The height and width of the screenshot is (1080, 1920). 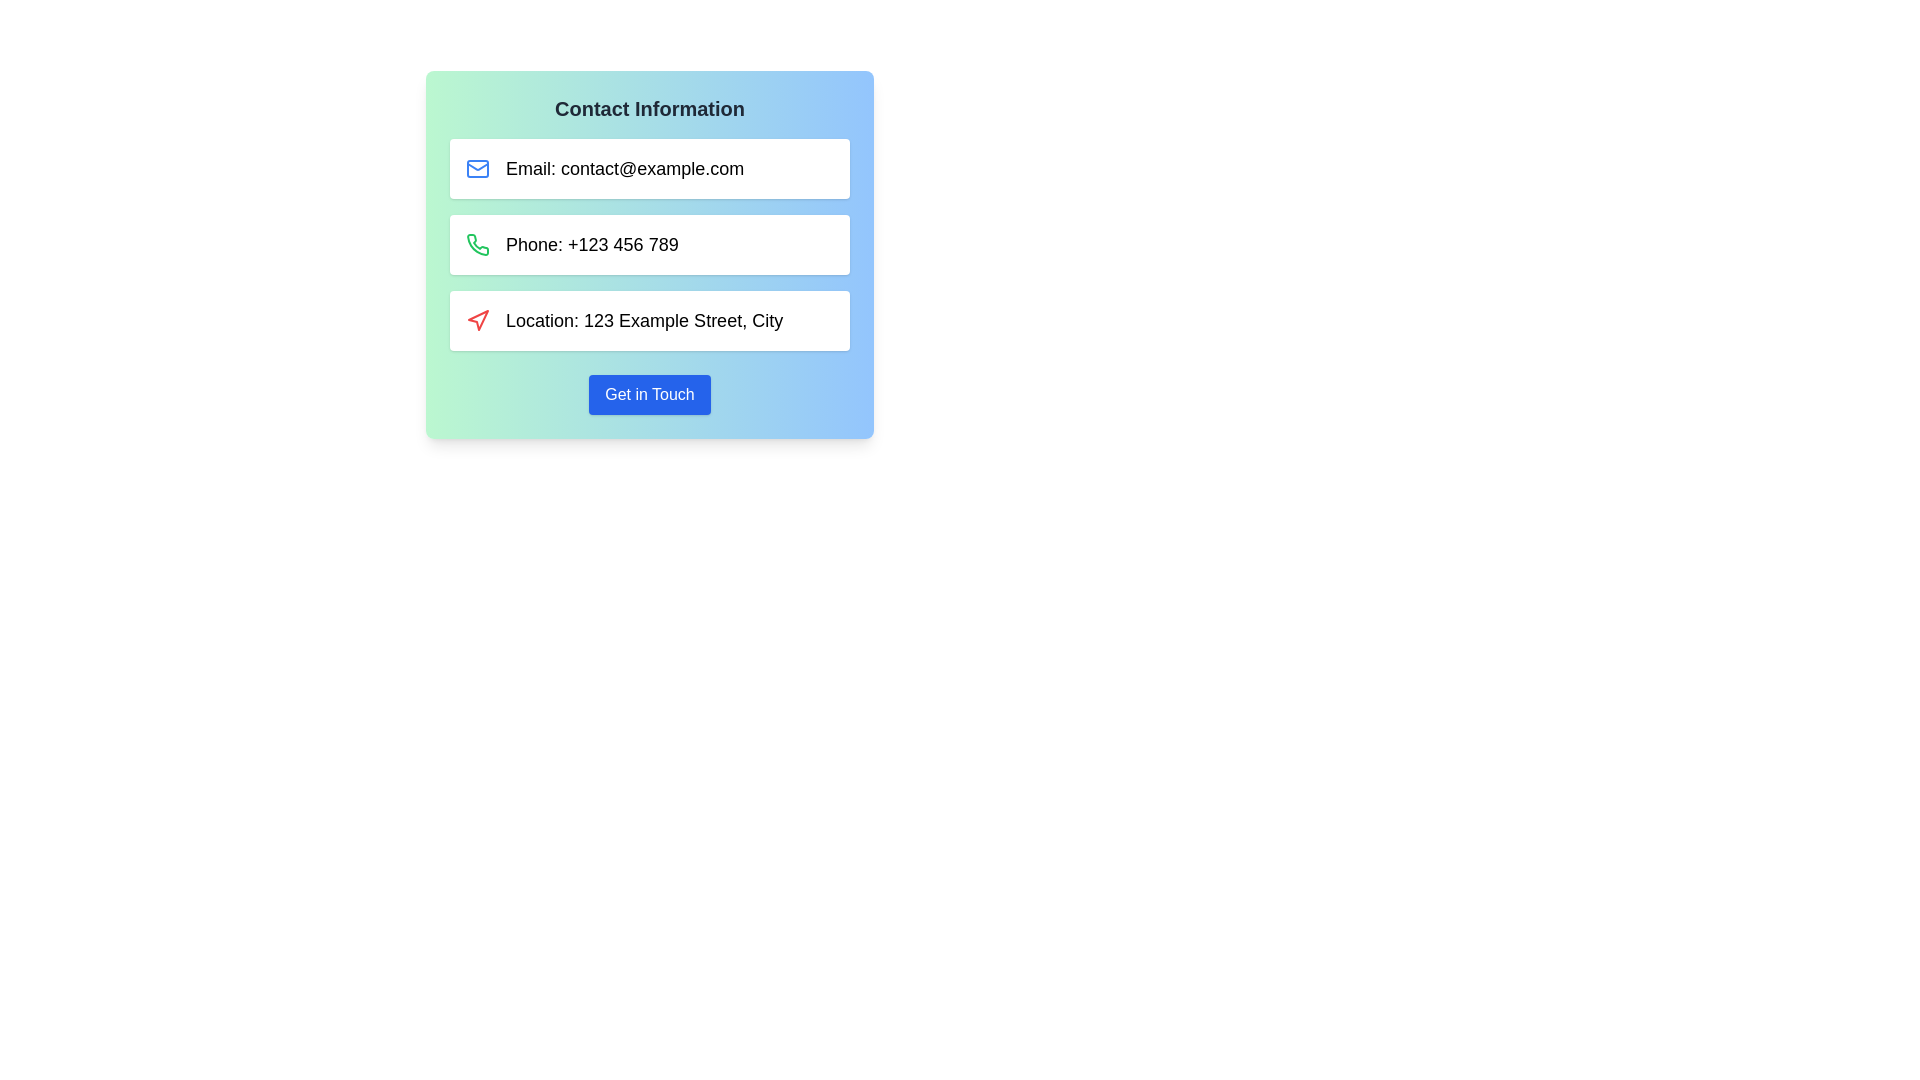 I want to click on green phone icon located to the left of the text 'Phone: +123 456 789' in the middle row of the contact information section for debugging purposes, so click(x=477, y=243).